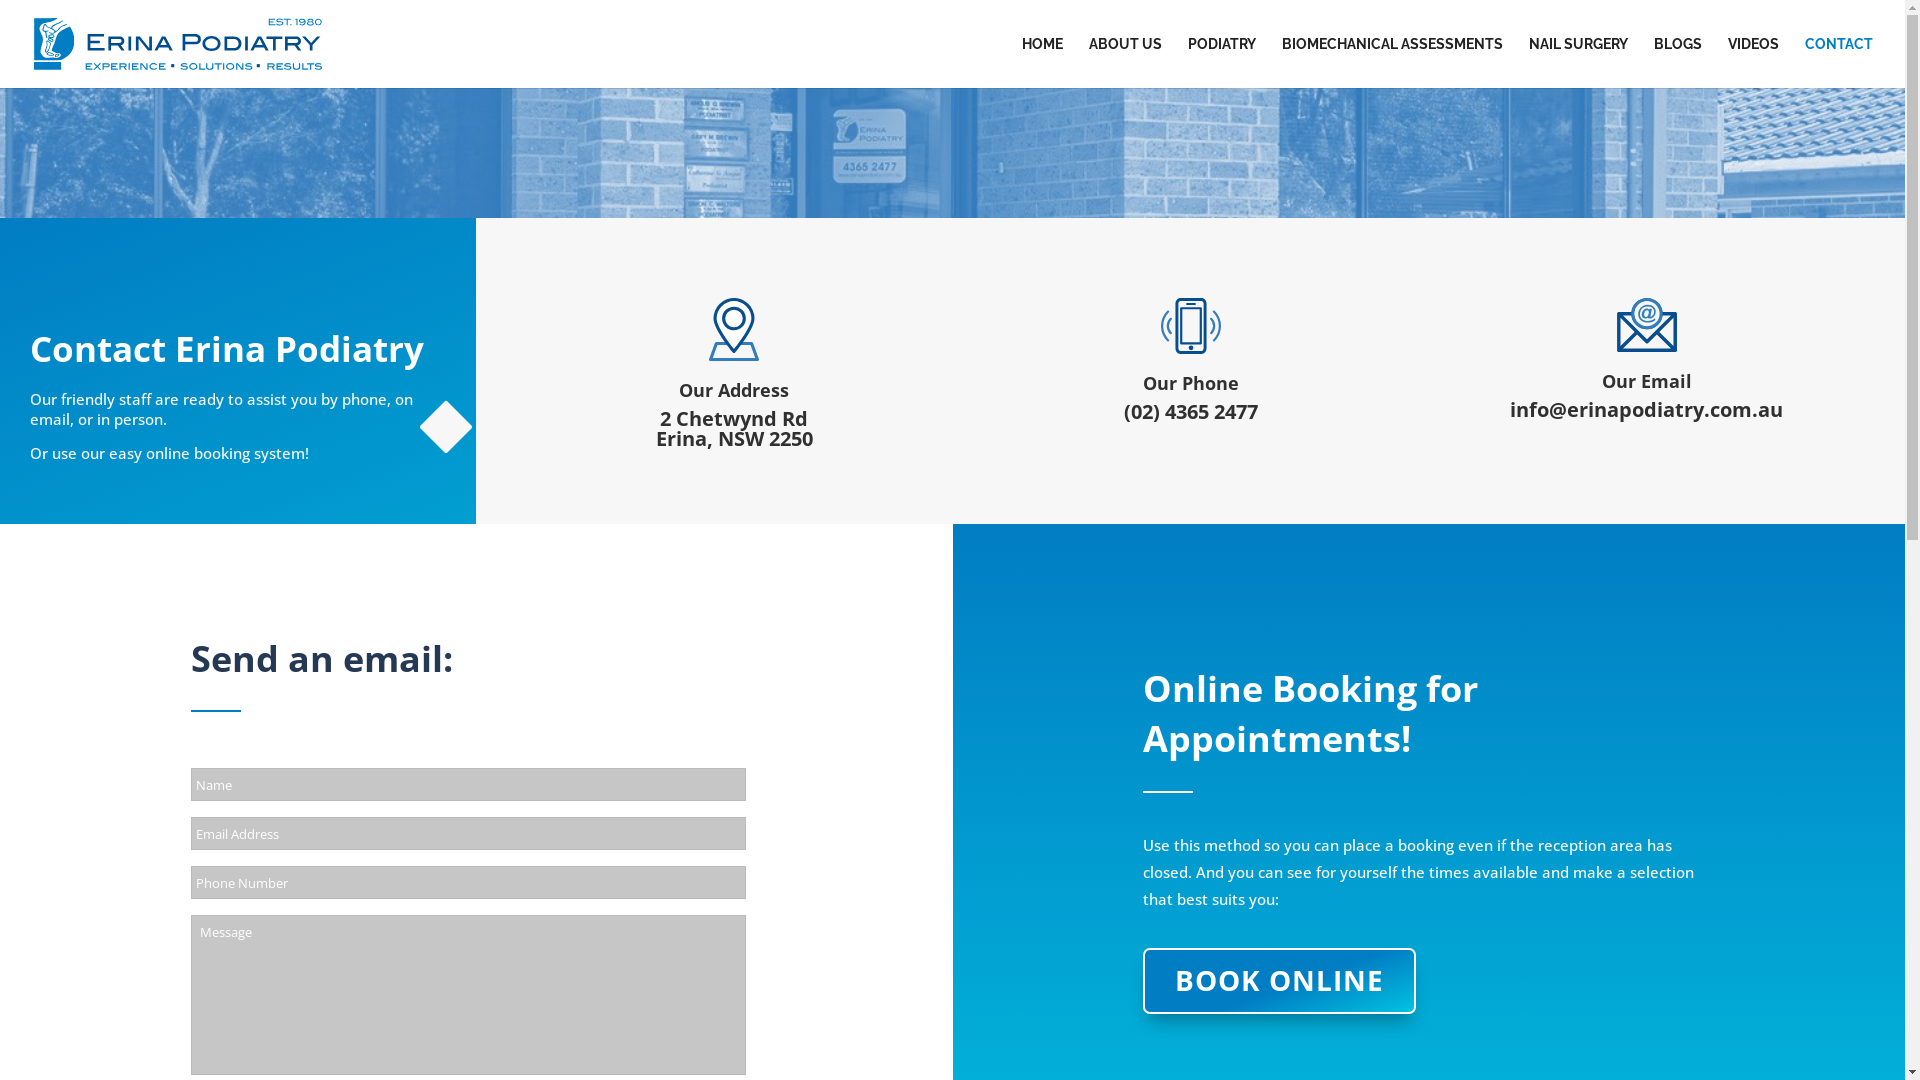 This screenshot has height=1080, width=1920. What do you see at coordinates (1646, 408) in the screenshot?
I see `'info@erinapodiatry.com.au'` at bounding box center [1646, 408].